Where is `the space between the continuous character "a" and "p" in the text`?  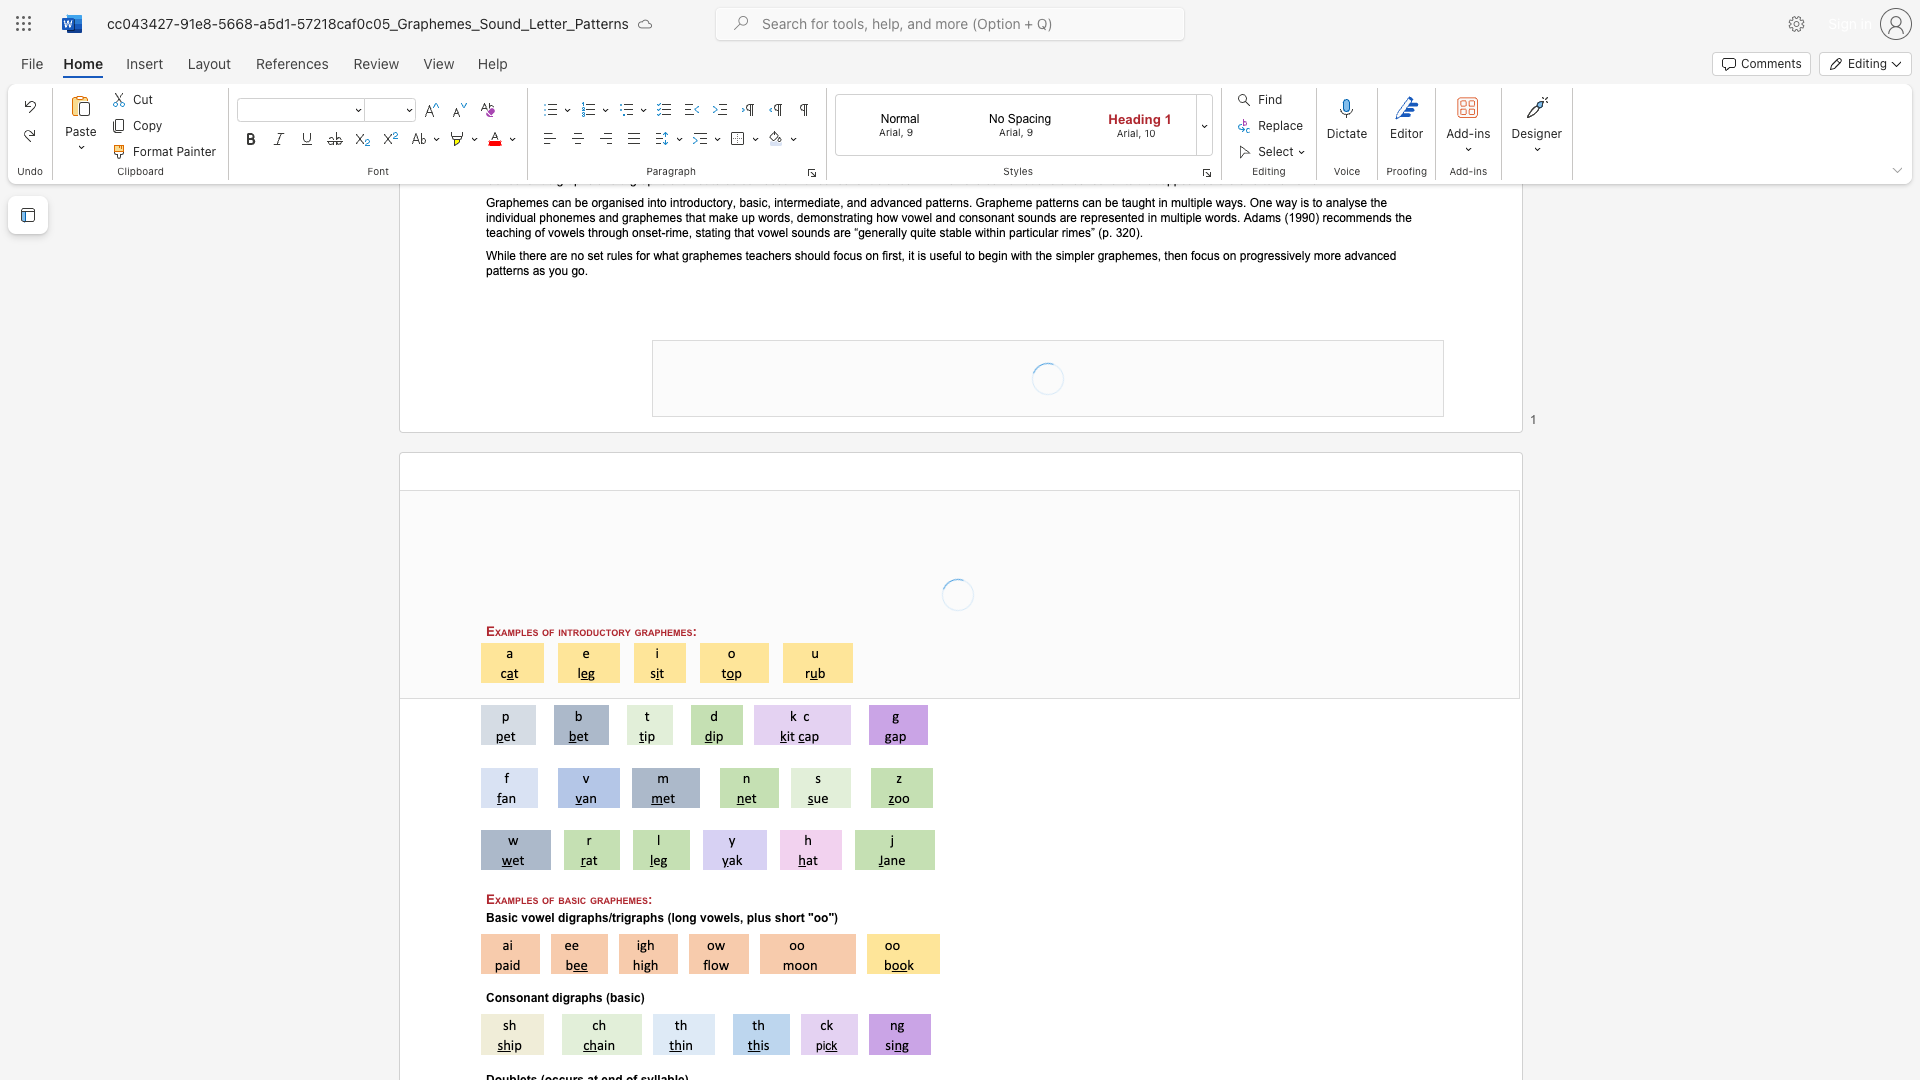
the space between the continuous character "a" and "p" in the text is located at coordinates (608, 898).